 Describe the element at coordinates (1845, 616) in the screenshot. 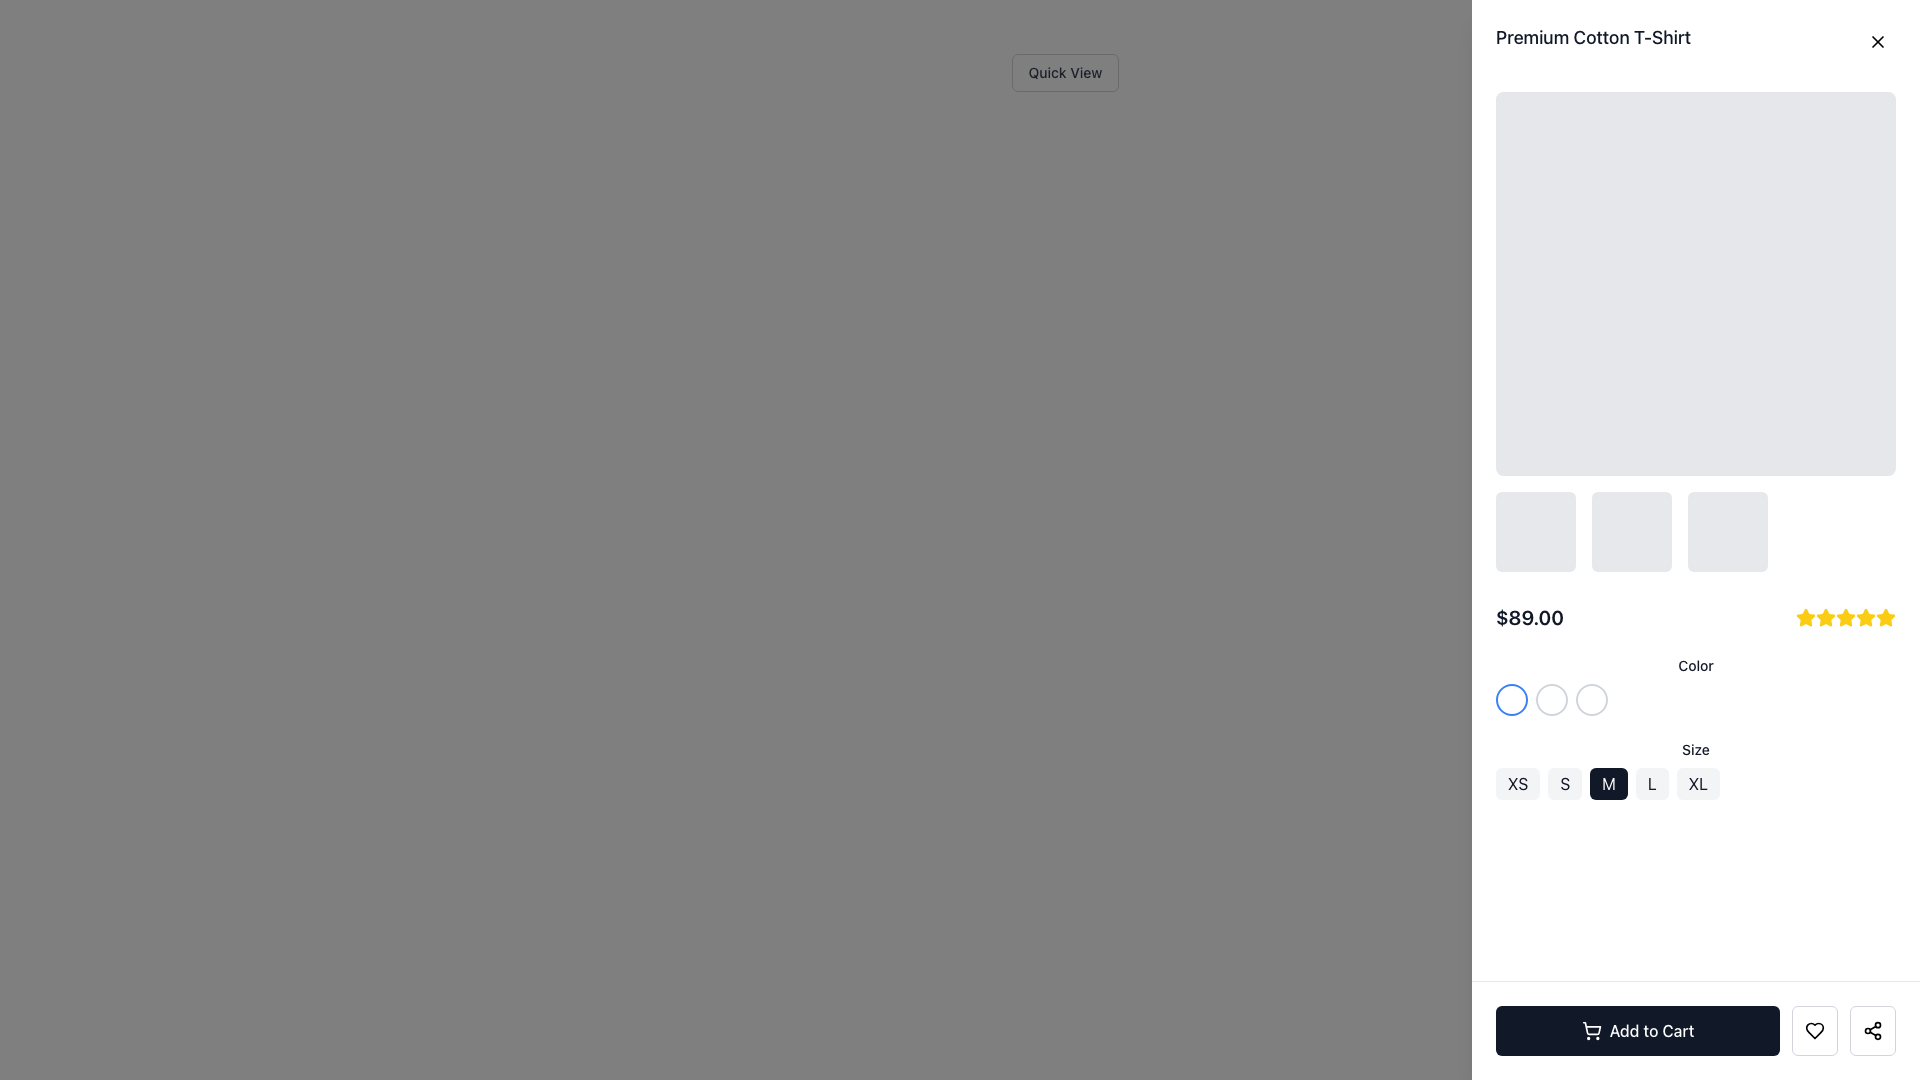

I see `the fifth star-shaped icon with a yellow fill, which is located in a row of five star icons beneath the product price` at that location.